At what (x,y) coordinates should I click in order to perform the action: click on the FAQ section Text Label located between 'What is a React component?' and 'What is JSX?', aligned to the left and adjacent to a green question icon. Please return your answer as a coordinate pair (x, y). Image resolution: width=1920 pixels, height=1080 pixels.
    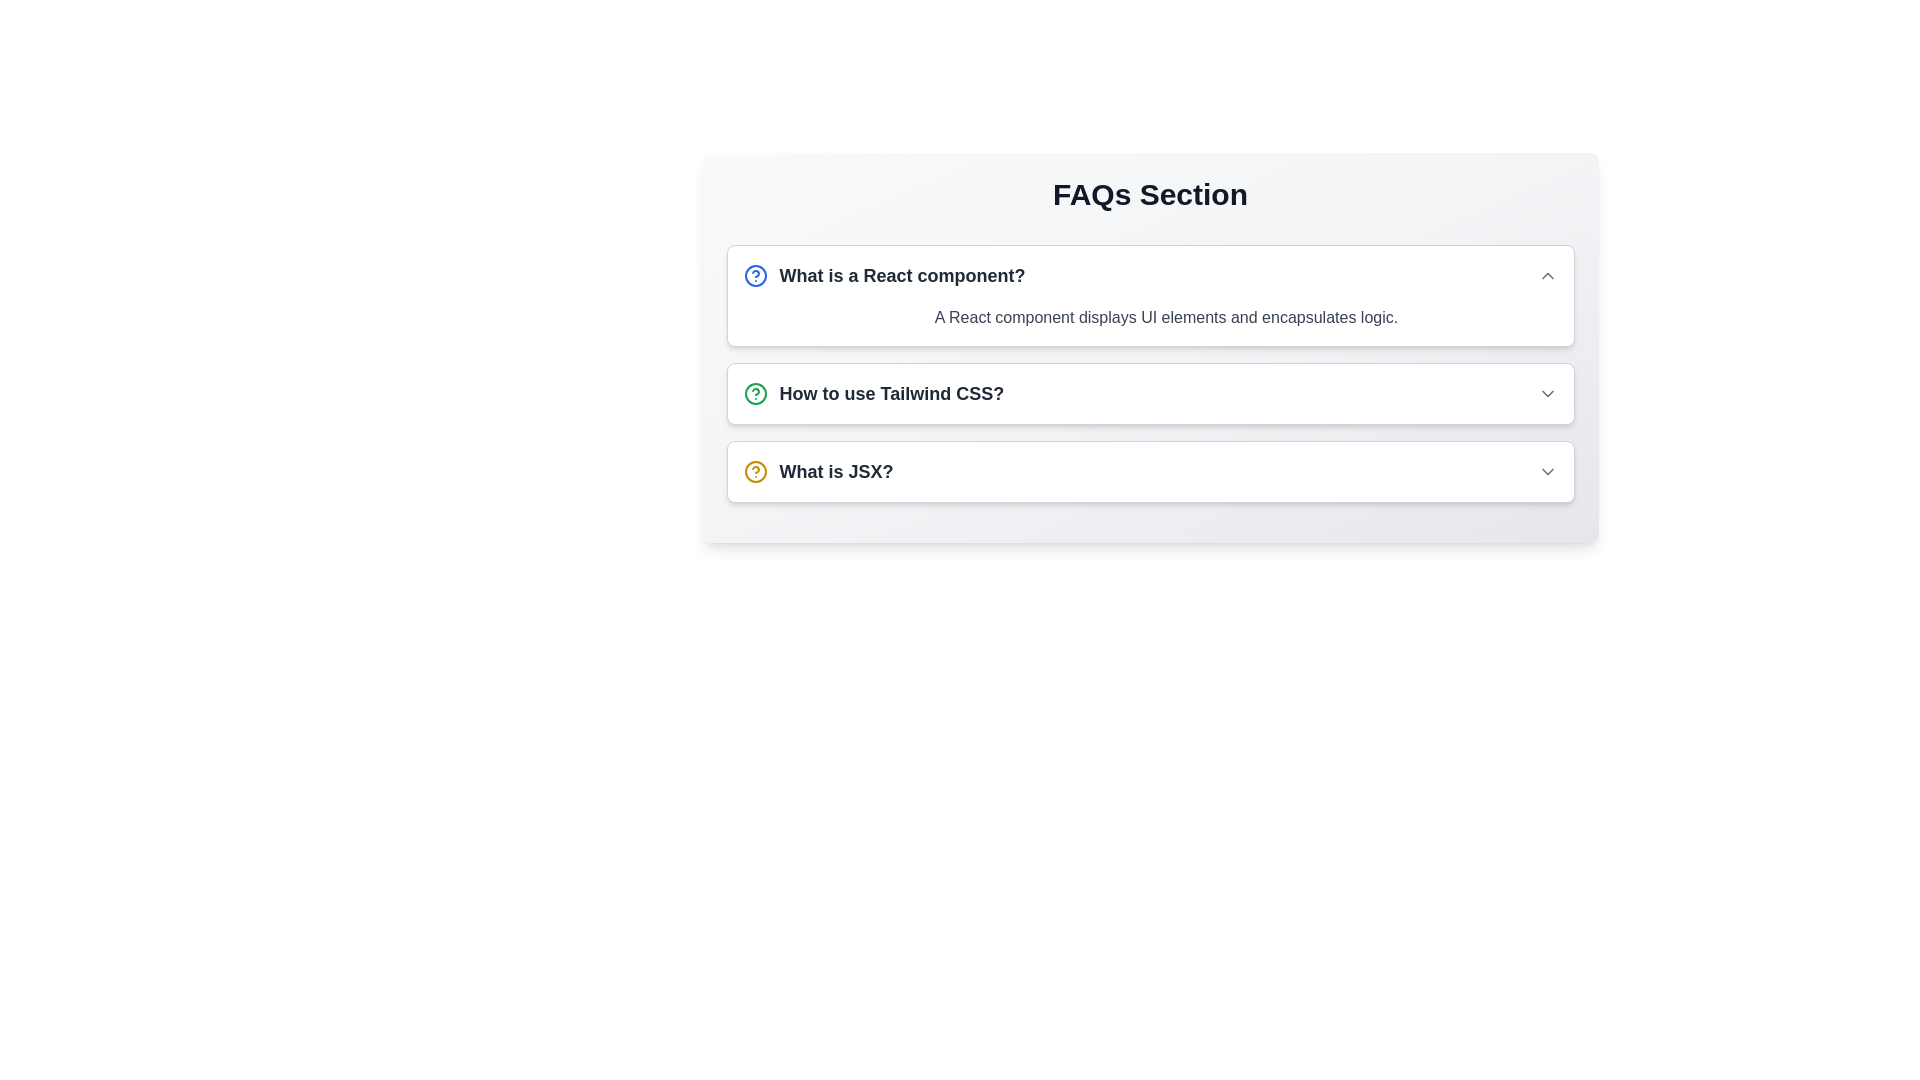
    Looking at the image, I should click on (890, 393).